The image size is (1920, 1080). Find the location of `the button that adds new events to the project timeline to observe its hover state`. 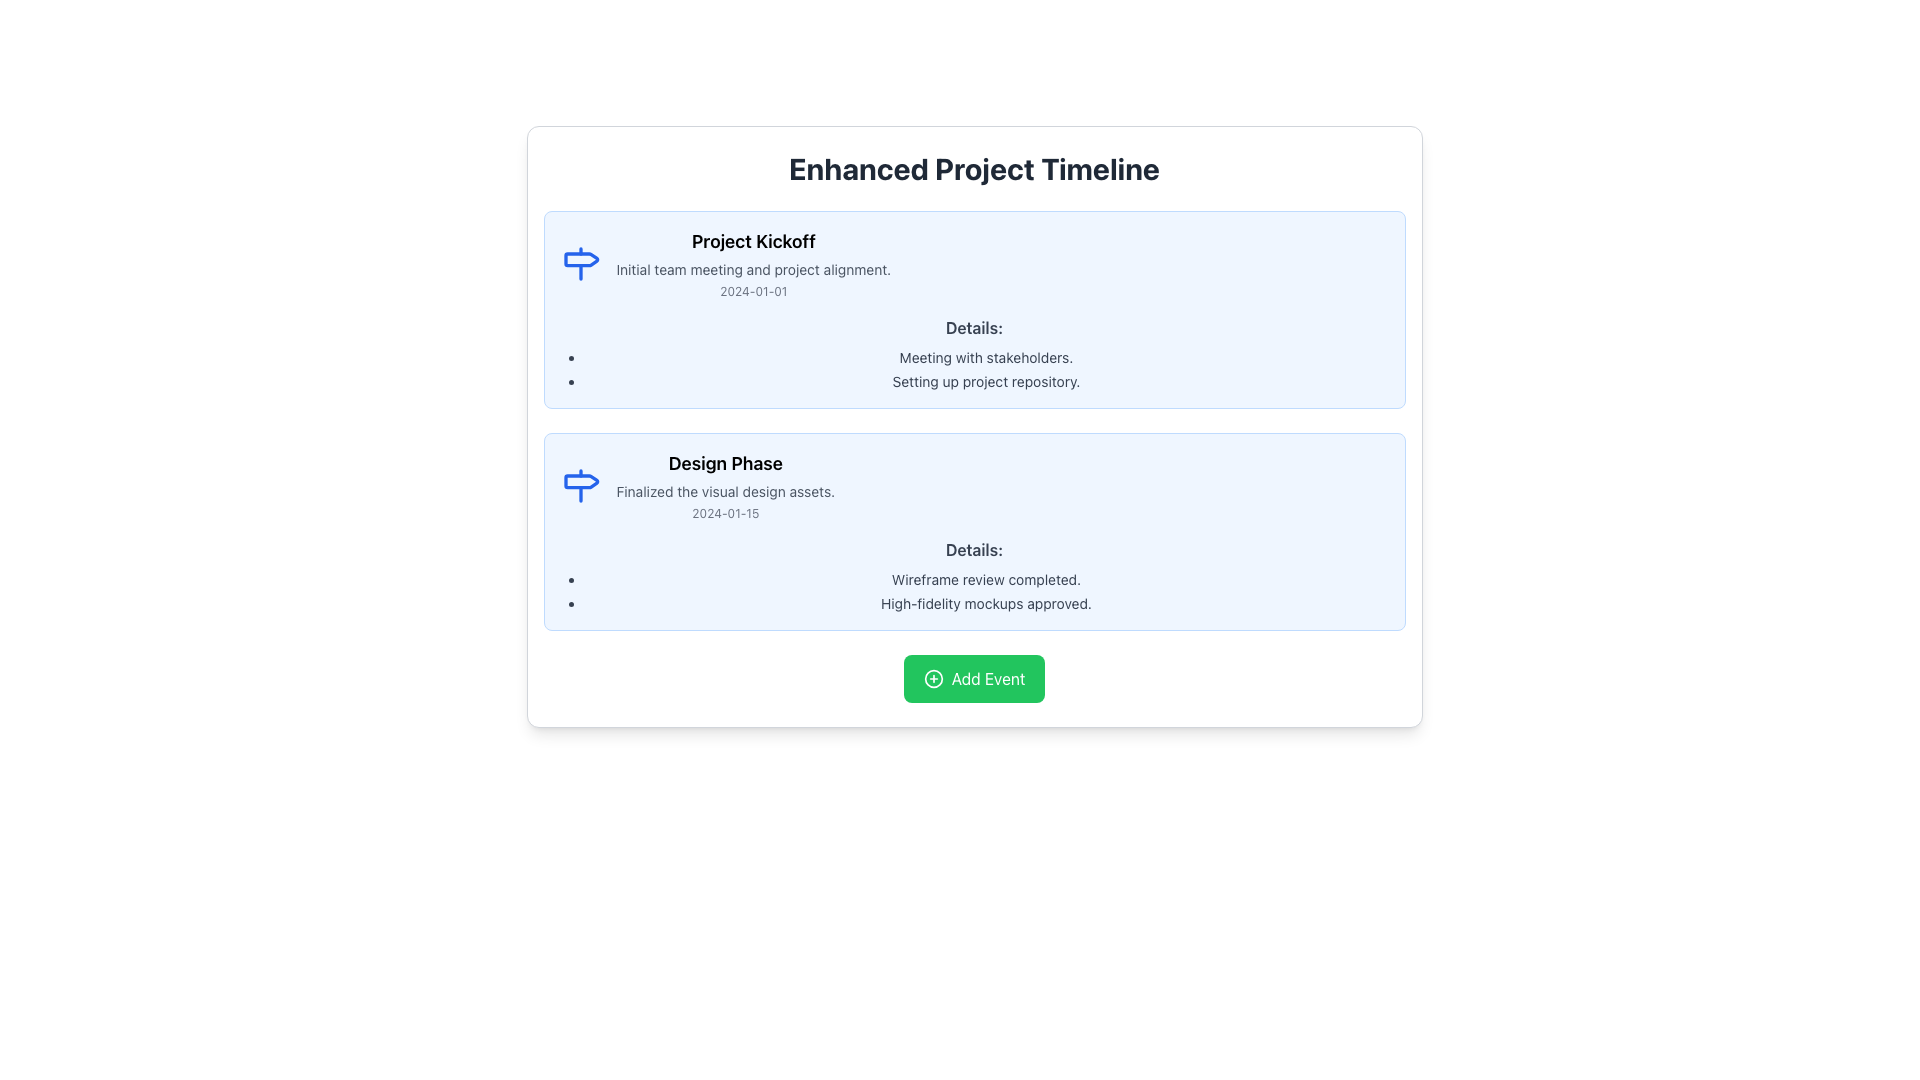

the button that adds new events to the project timeline to observe its hover state is located at coordinates (974, 677).